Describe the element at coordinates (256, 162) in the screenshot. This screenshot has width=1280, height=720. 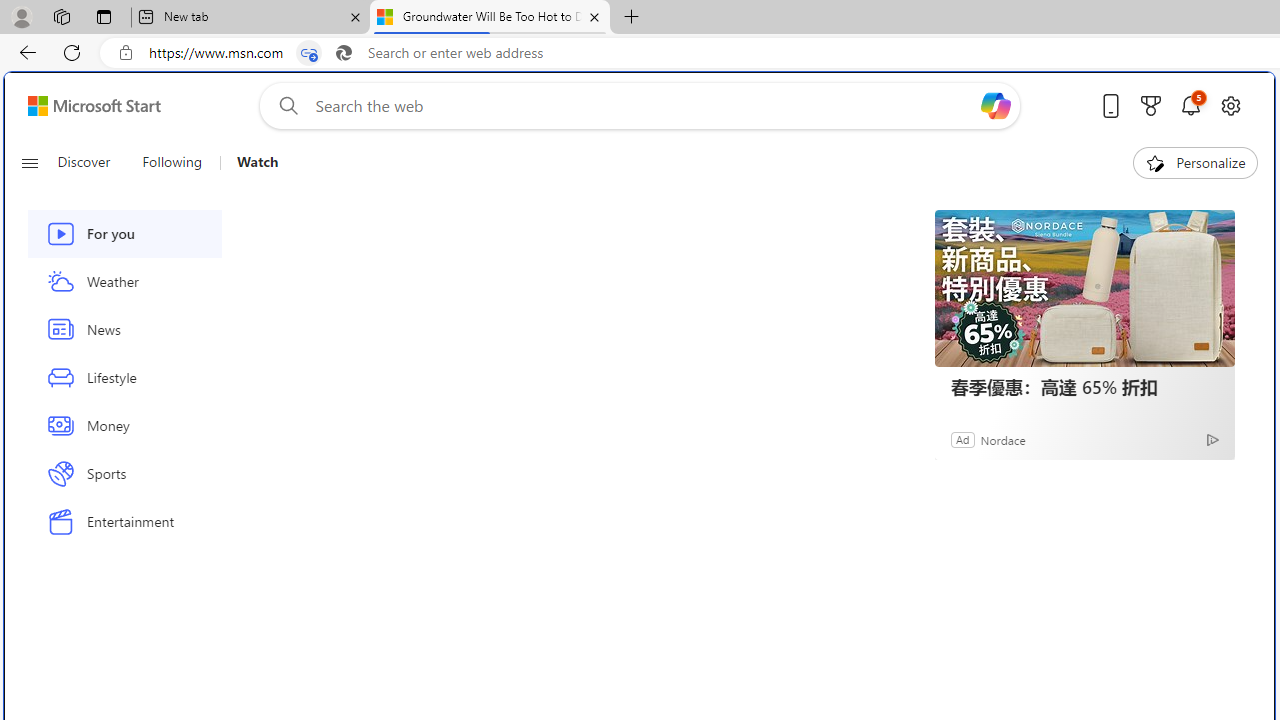
I see `'Watch'` at that location.